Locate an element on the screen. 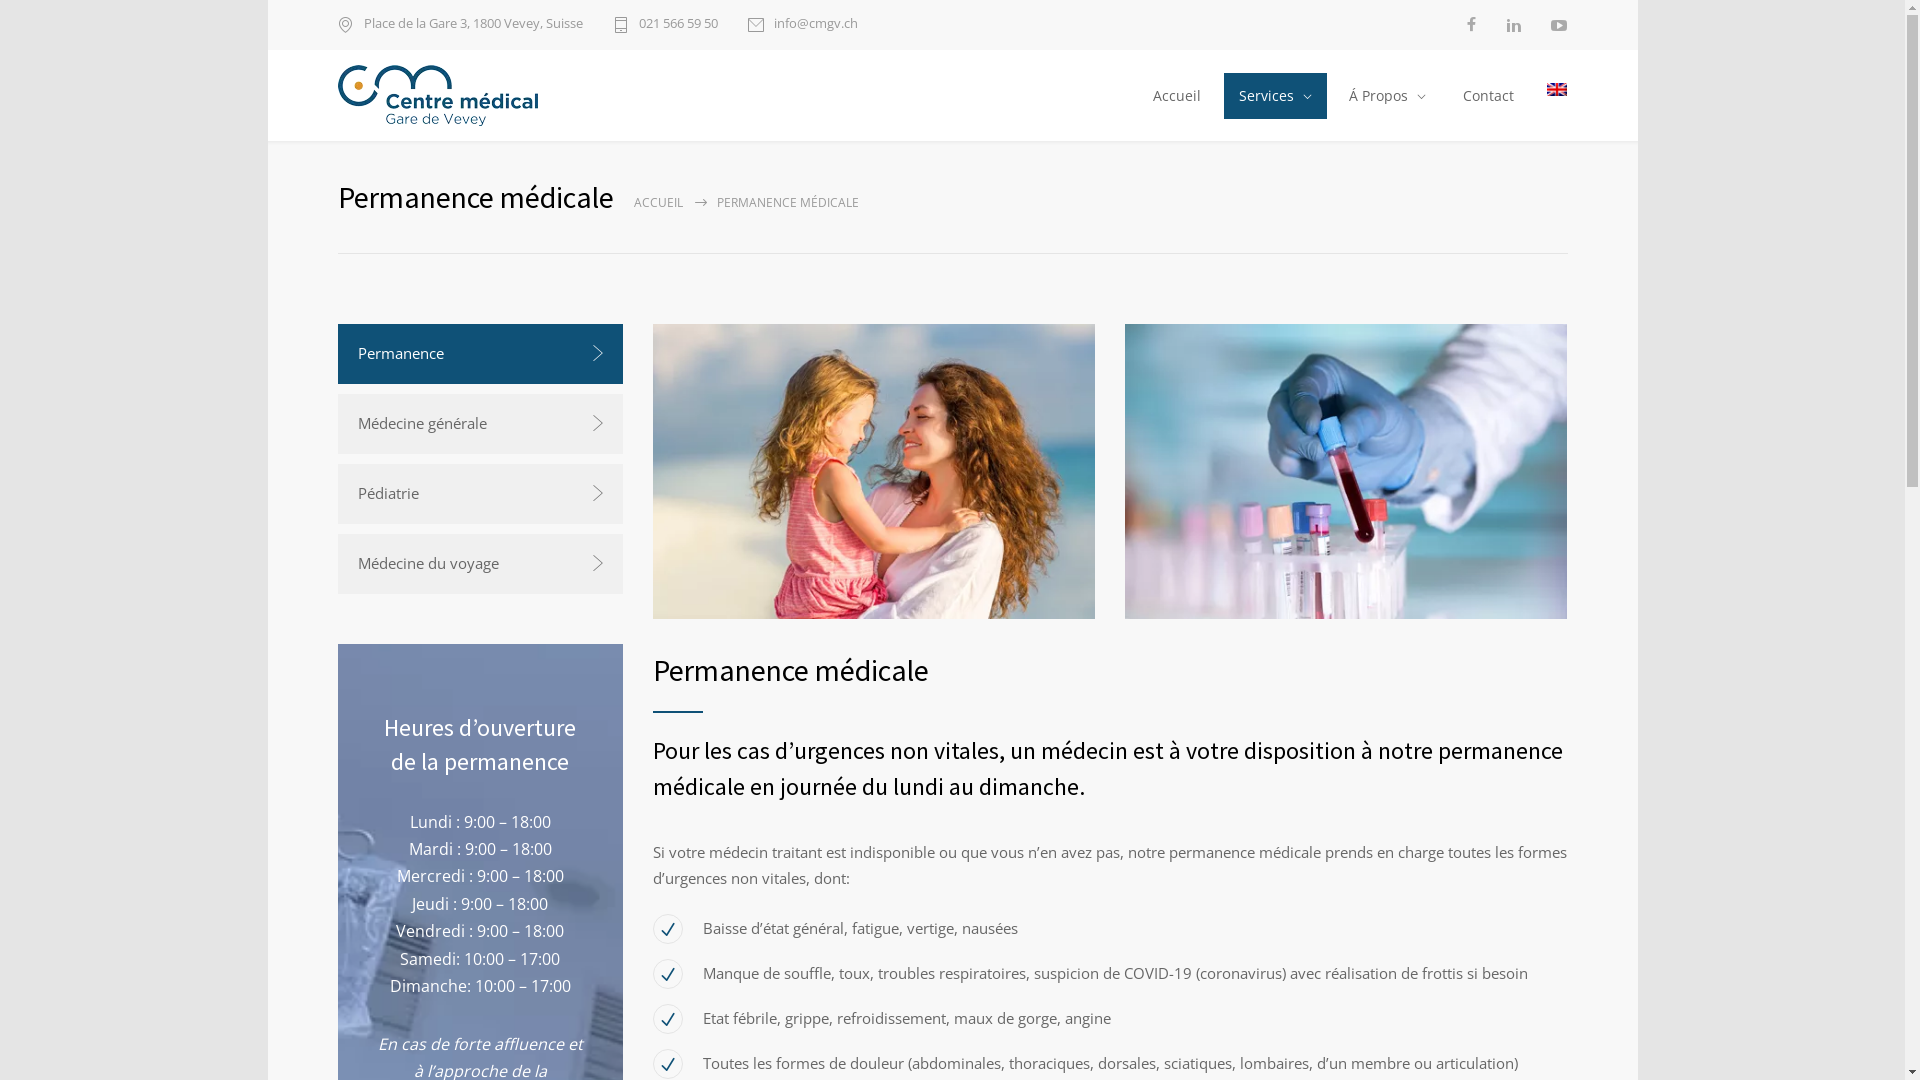 The width and height of the screenshot is (1920, 1080). 'Contact' is located at coordinates (1445, 96).